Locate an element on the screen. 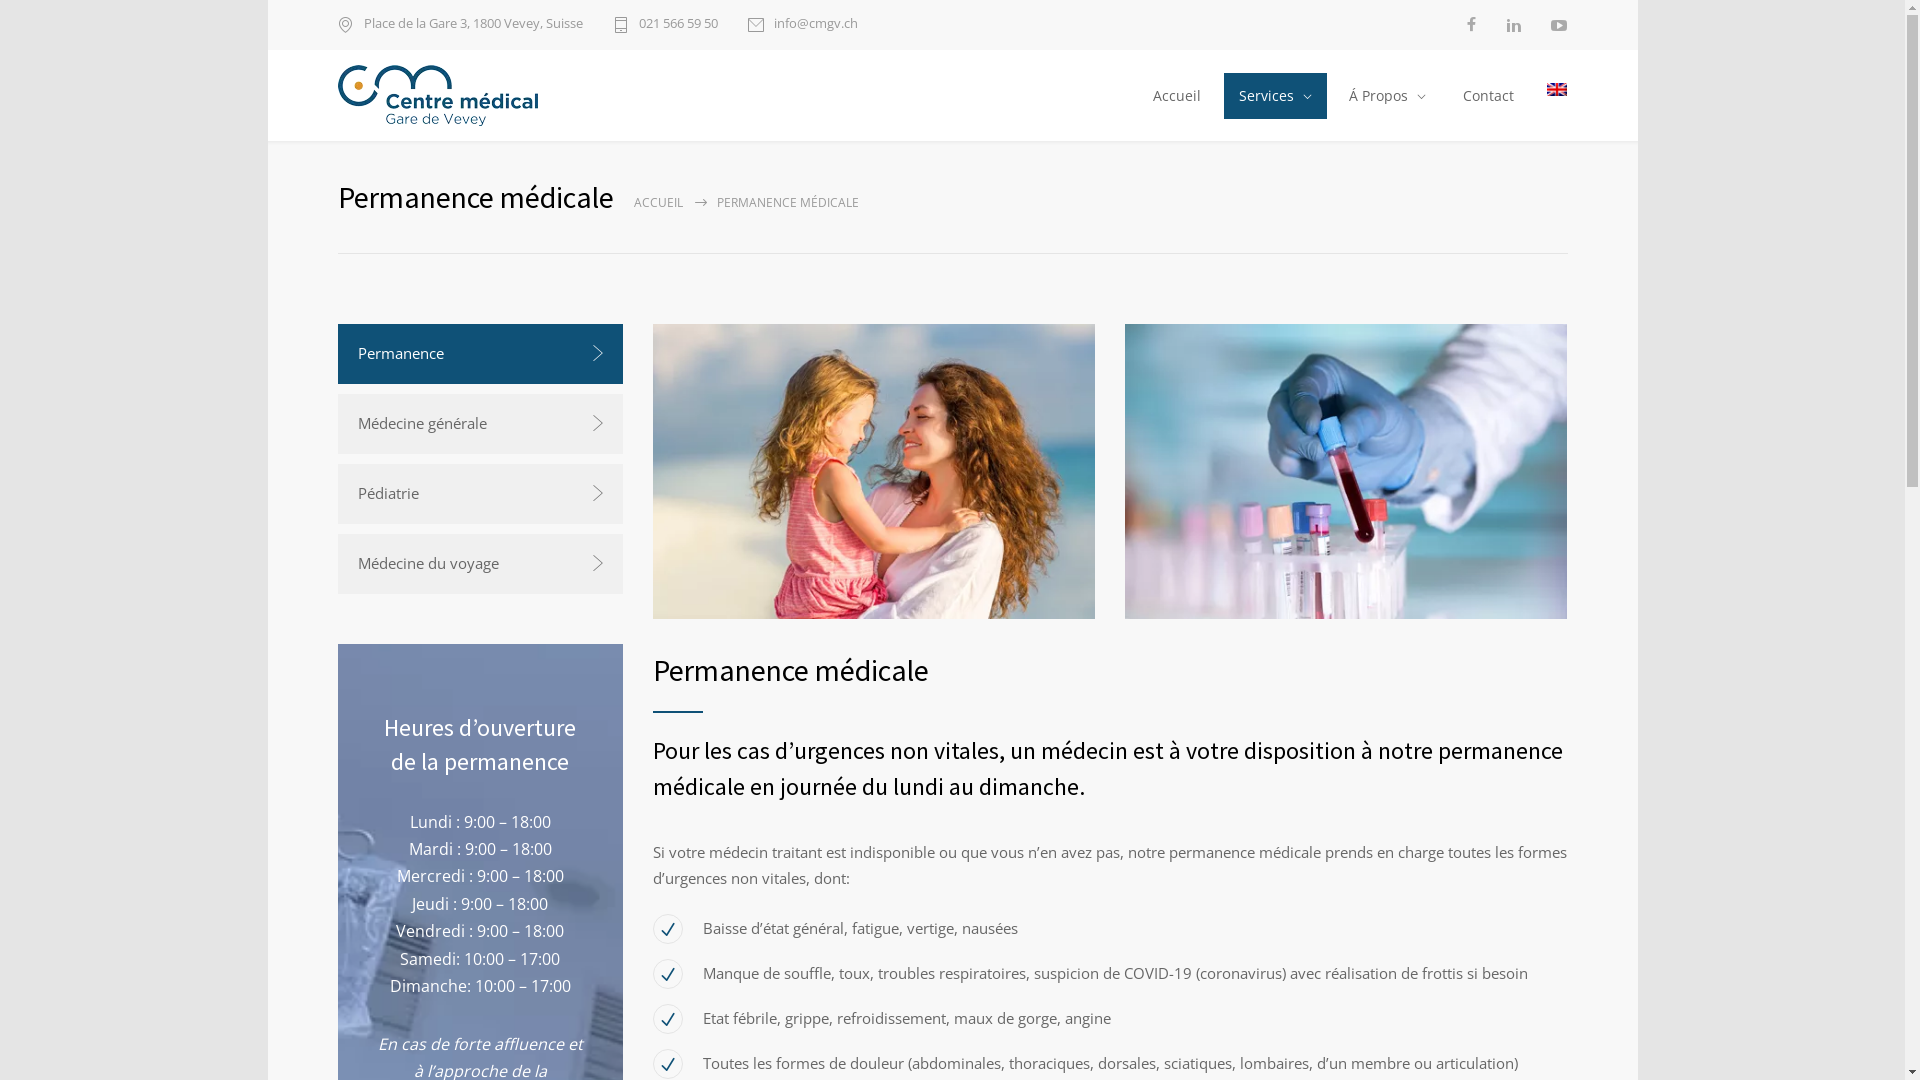 The width and height of the screenshot is (1920, 1080). 'Contact' is located at coordinates (1445, 96).